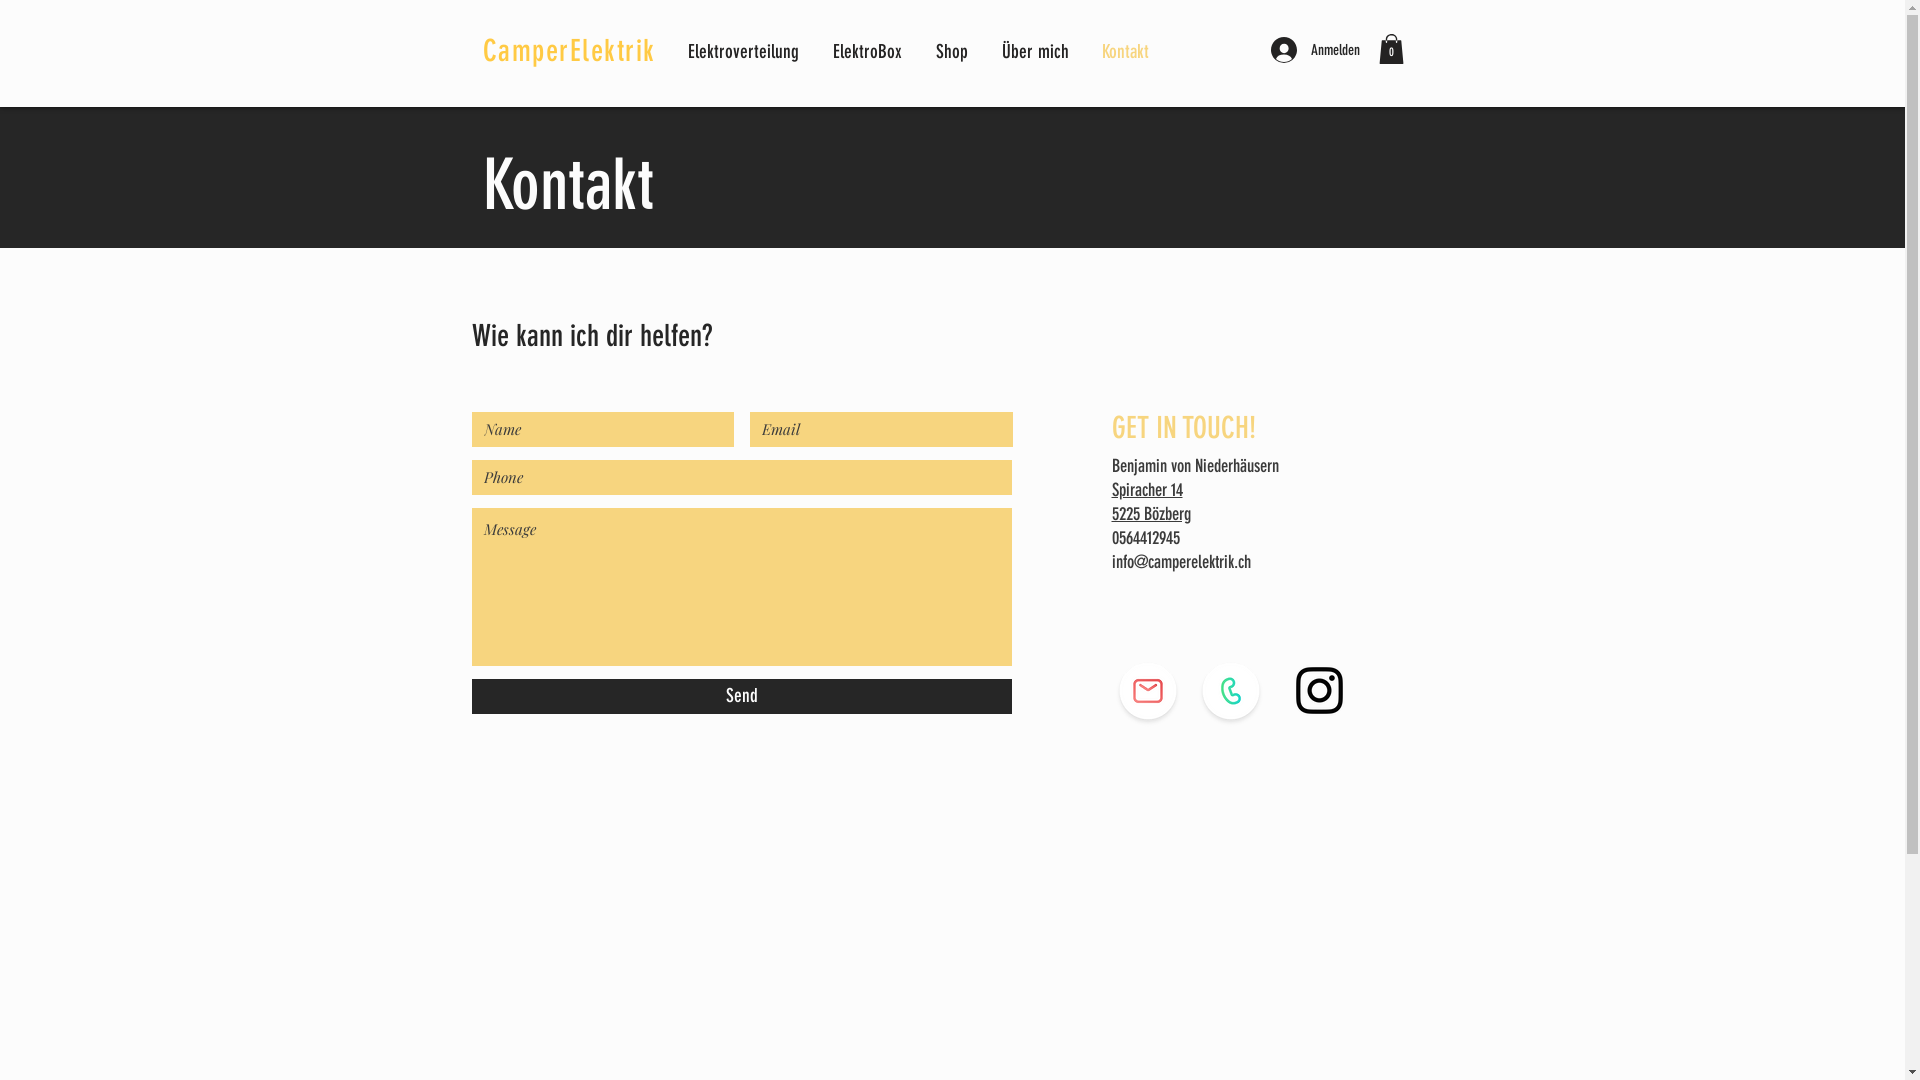  I want to click on 'info@camperelektrik.ch', so click(1181, 562).